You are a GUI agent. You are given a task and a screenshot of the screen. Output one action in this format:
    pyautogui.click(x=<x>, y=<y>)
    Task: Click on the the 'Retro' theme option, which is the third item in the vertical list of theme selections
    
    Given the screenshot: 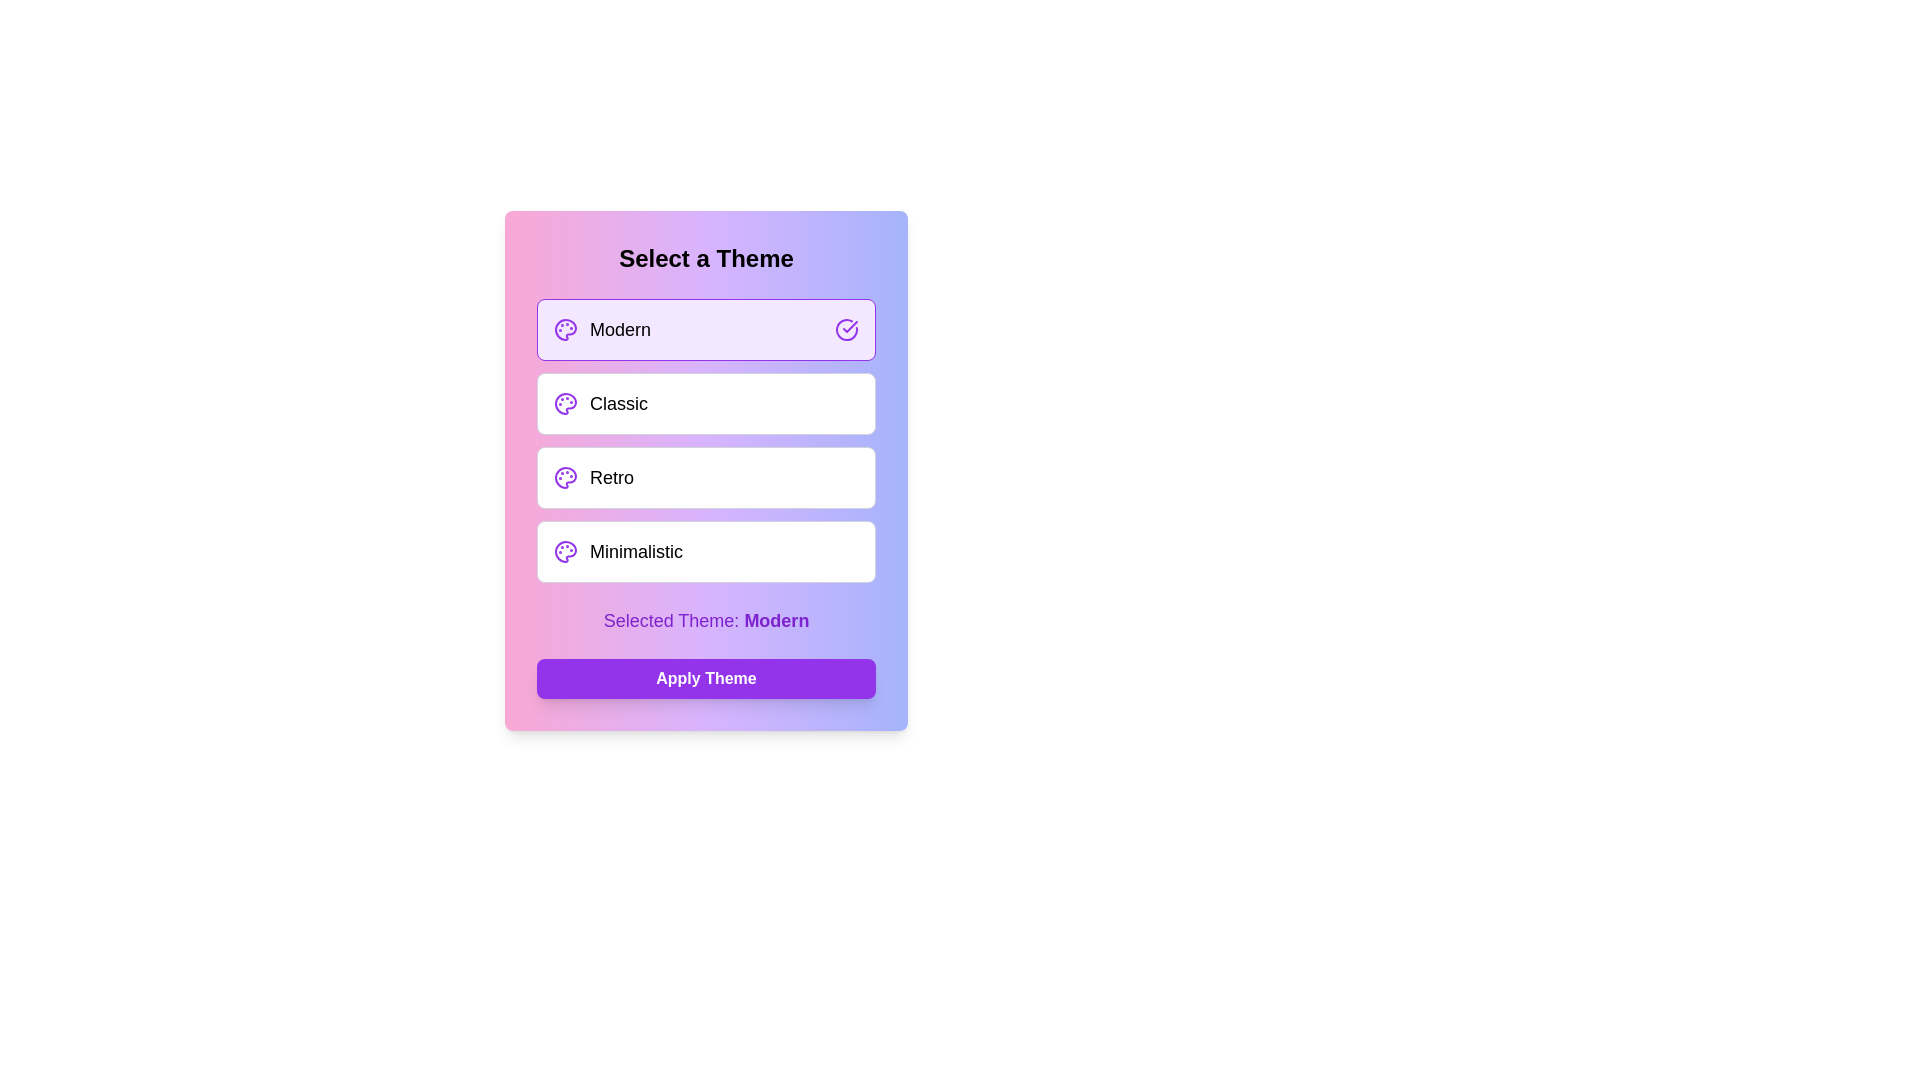 What is the action you would take?
    pyautogui.click(x=593, y=478)
    